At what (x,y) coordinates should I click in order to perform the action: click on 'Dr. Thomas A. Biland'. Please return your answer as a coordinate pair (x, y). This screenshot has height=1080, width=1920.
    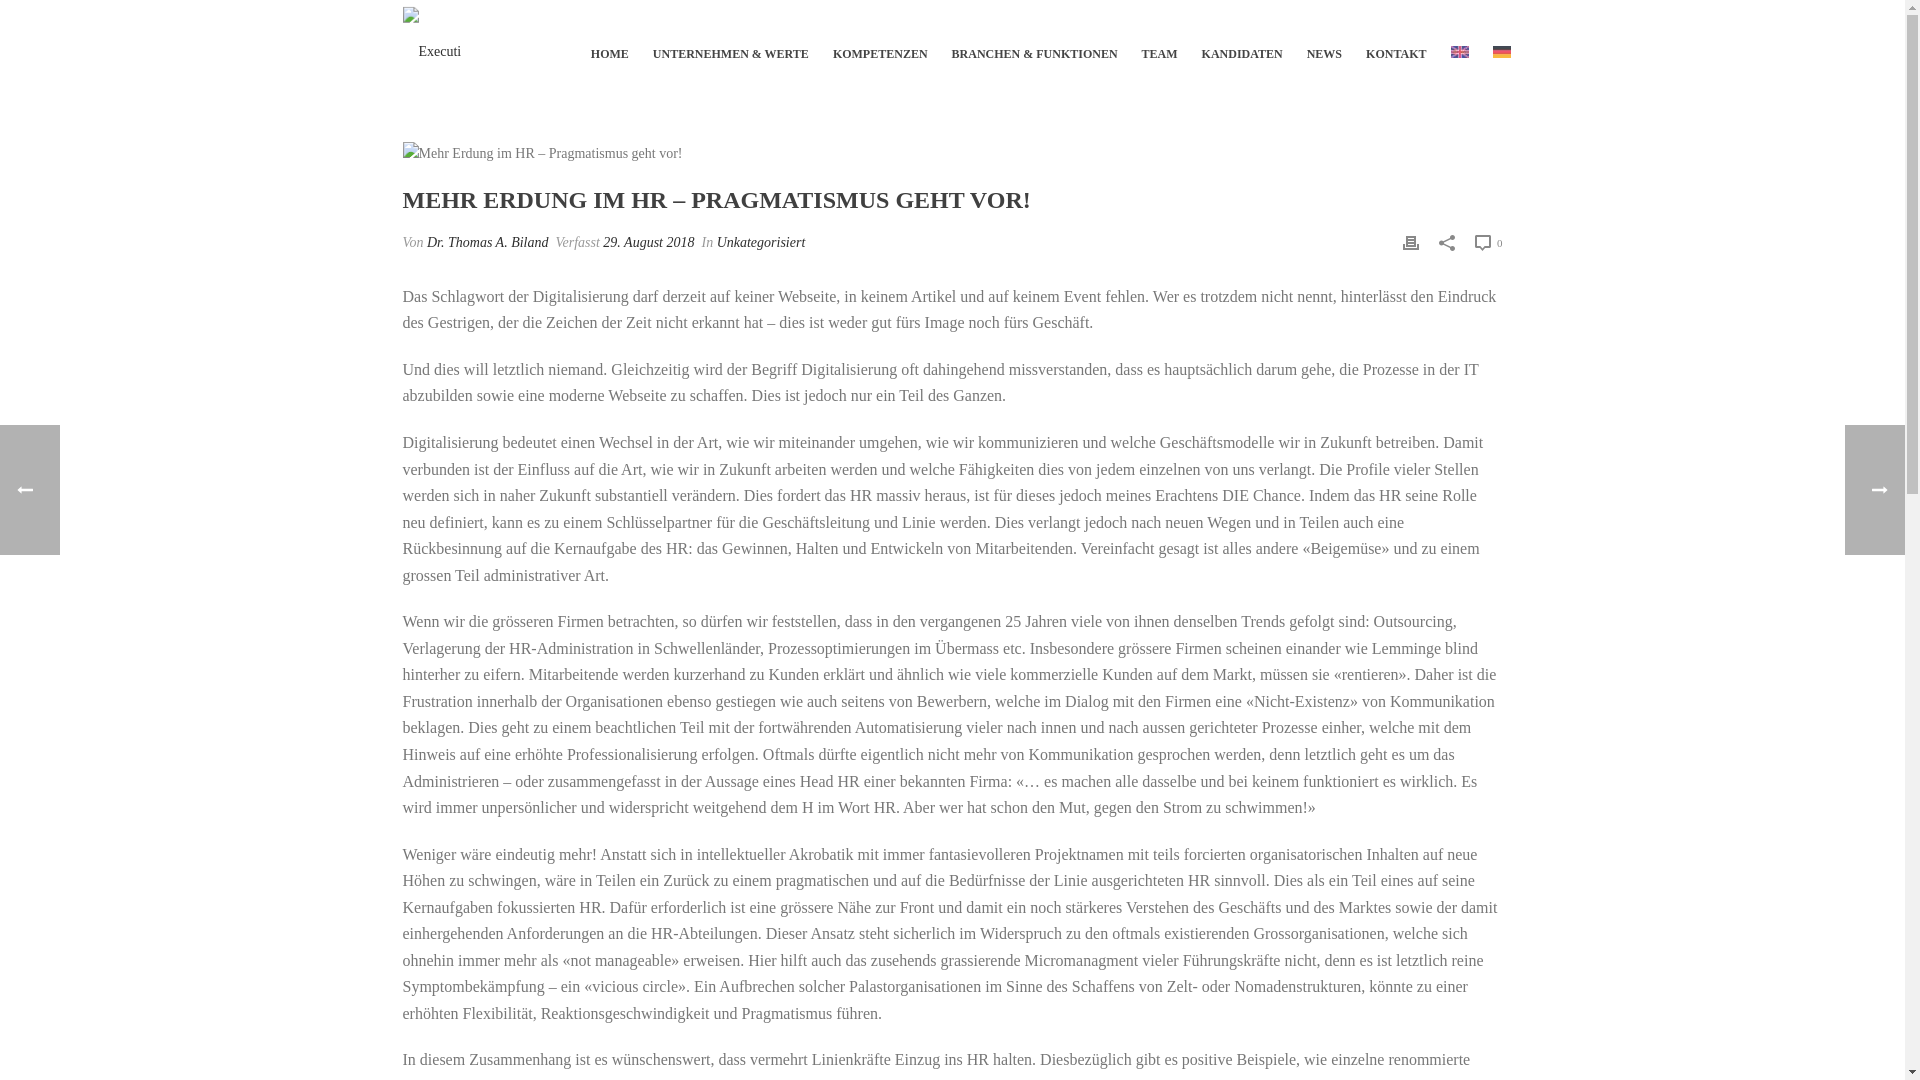
    Looking at the image, I should click on (426, 241).